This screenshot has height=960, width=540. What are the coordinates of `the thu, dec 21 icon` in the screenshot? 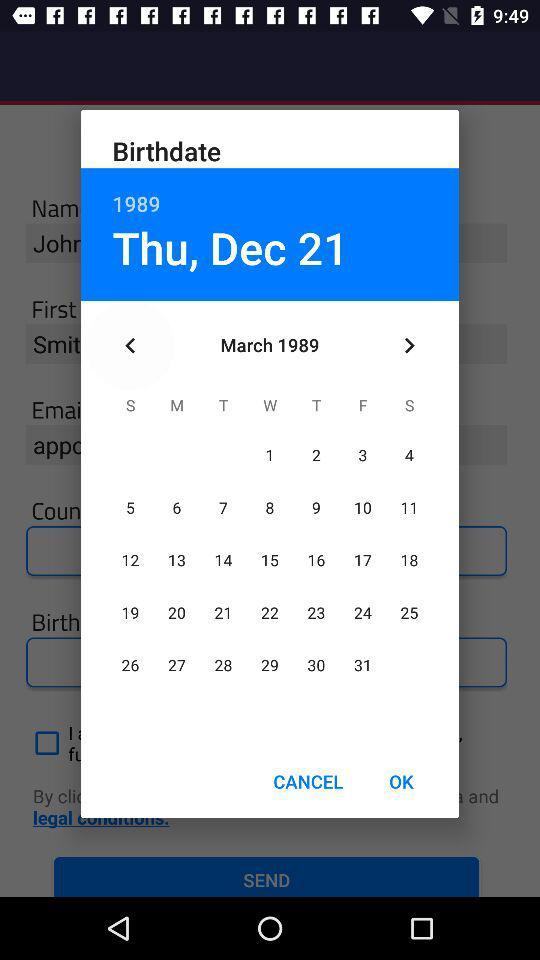 It's located at (229, 246).